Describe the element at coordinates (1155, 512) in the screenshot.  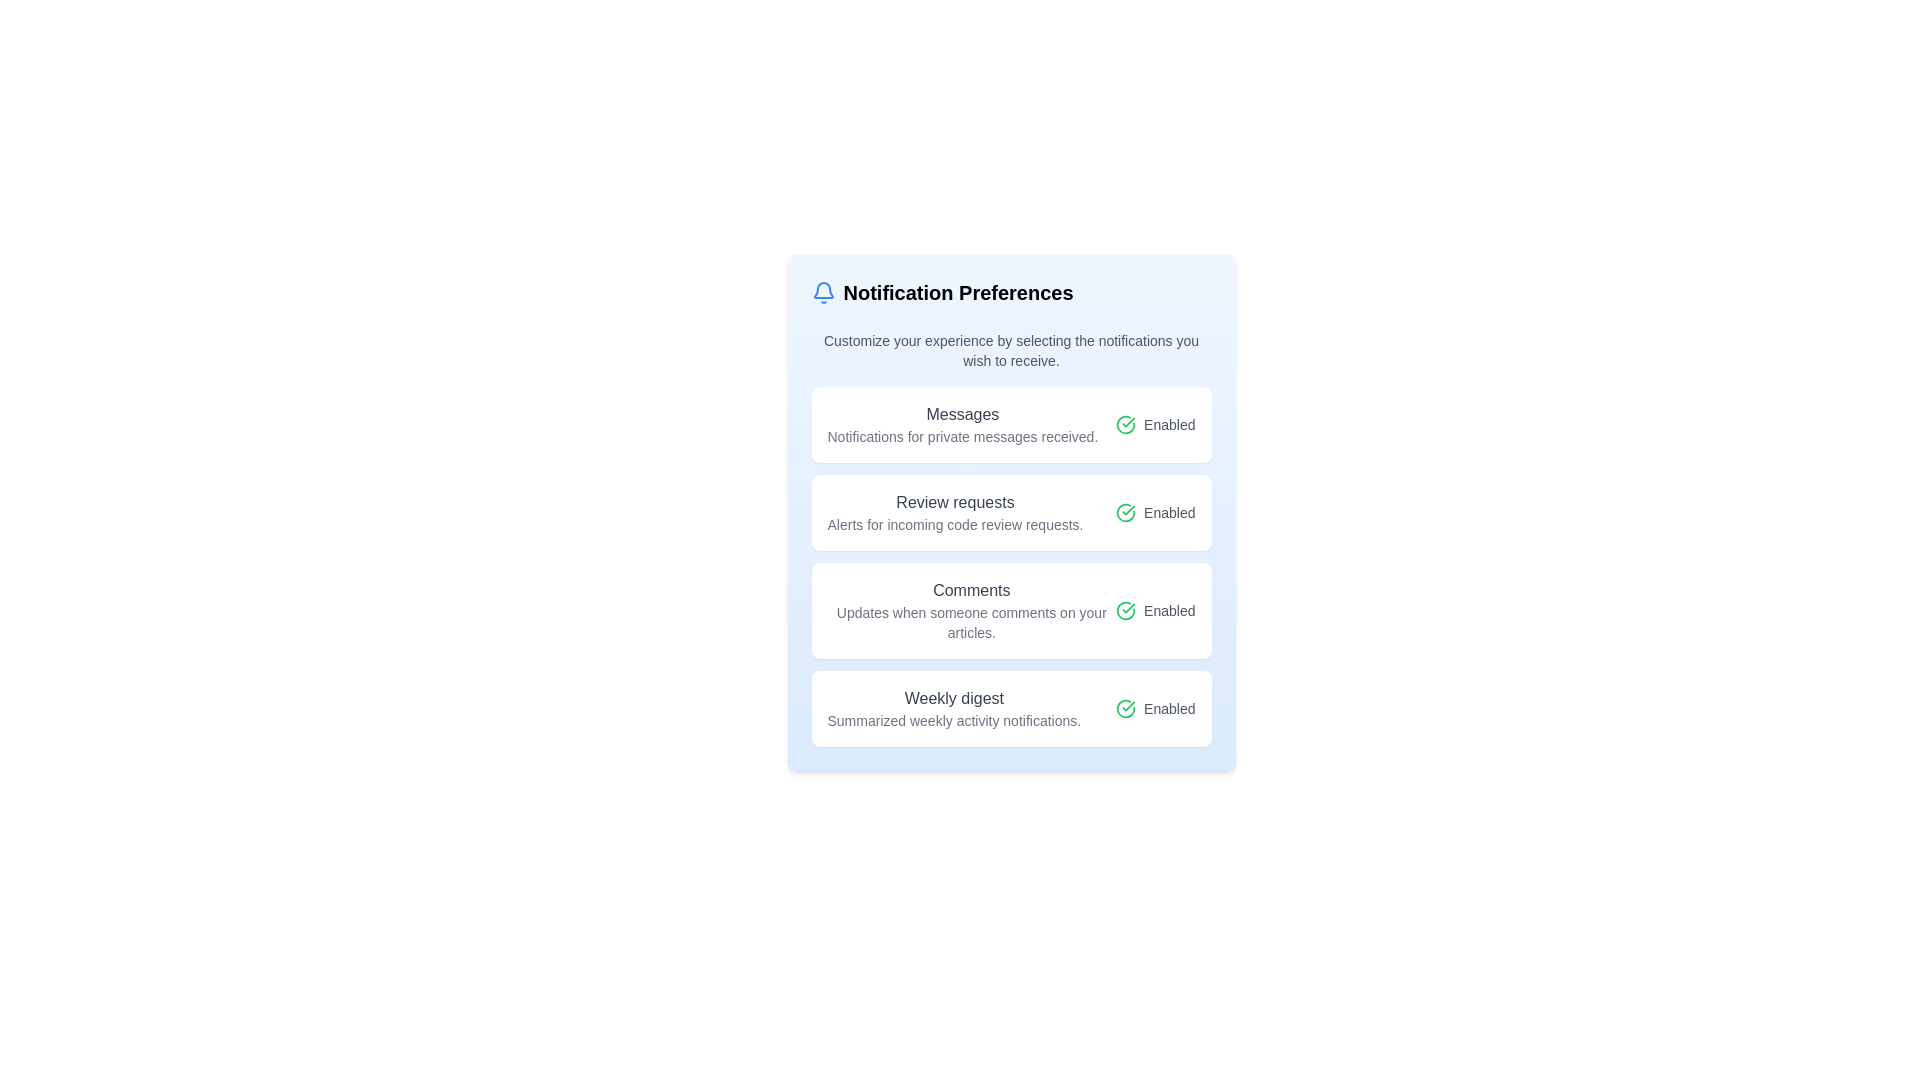
I see `text of the status label displaying 'Enabled', which is paired with a green circular checkmark icon, located in the 'Review requests' section of the 'Notification Preferences' panel` at that location.